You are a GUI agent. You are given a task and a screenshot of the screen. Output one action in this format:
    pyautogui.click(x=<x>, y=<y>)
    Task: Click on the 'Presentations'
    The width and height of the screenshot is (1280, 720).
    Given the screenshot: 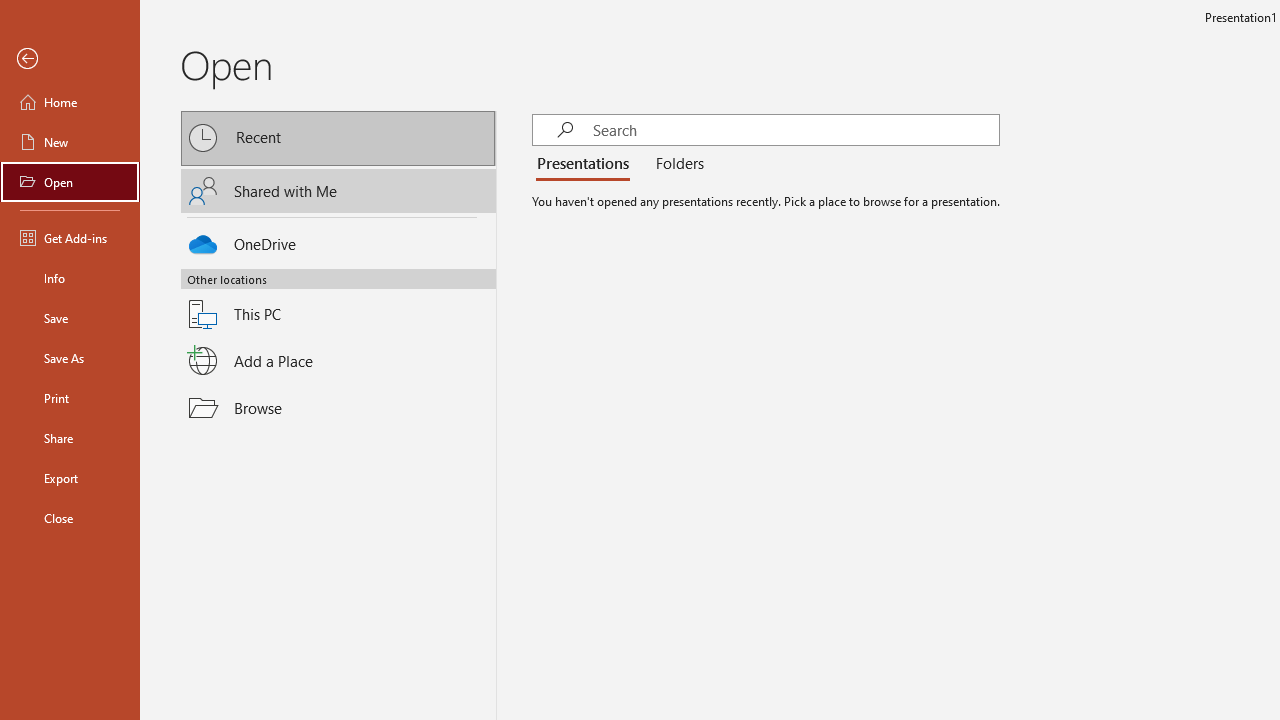 What is the action you would take?
    pyautogui.click(x=586, y=163)
    